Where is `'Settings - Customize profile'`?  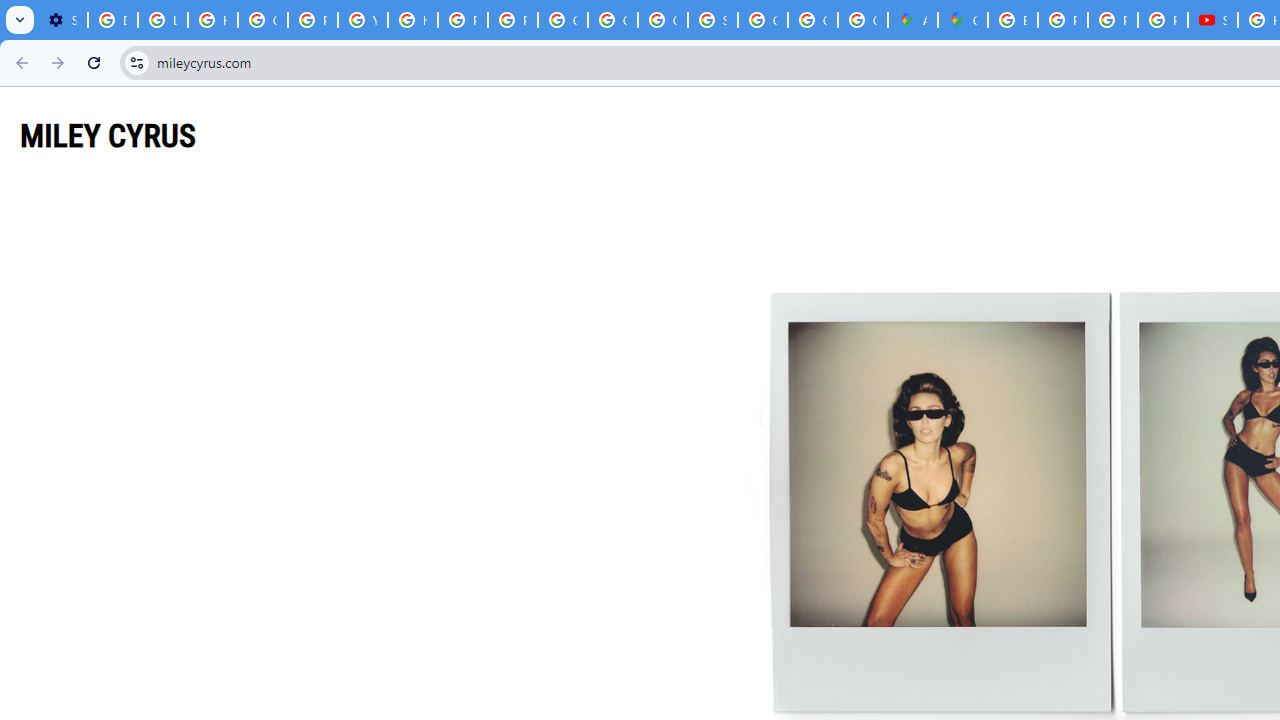
'Settings - Customize profile' is located at coordinates (62, 20).